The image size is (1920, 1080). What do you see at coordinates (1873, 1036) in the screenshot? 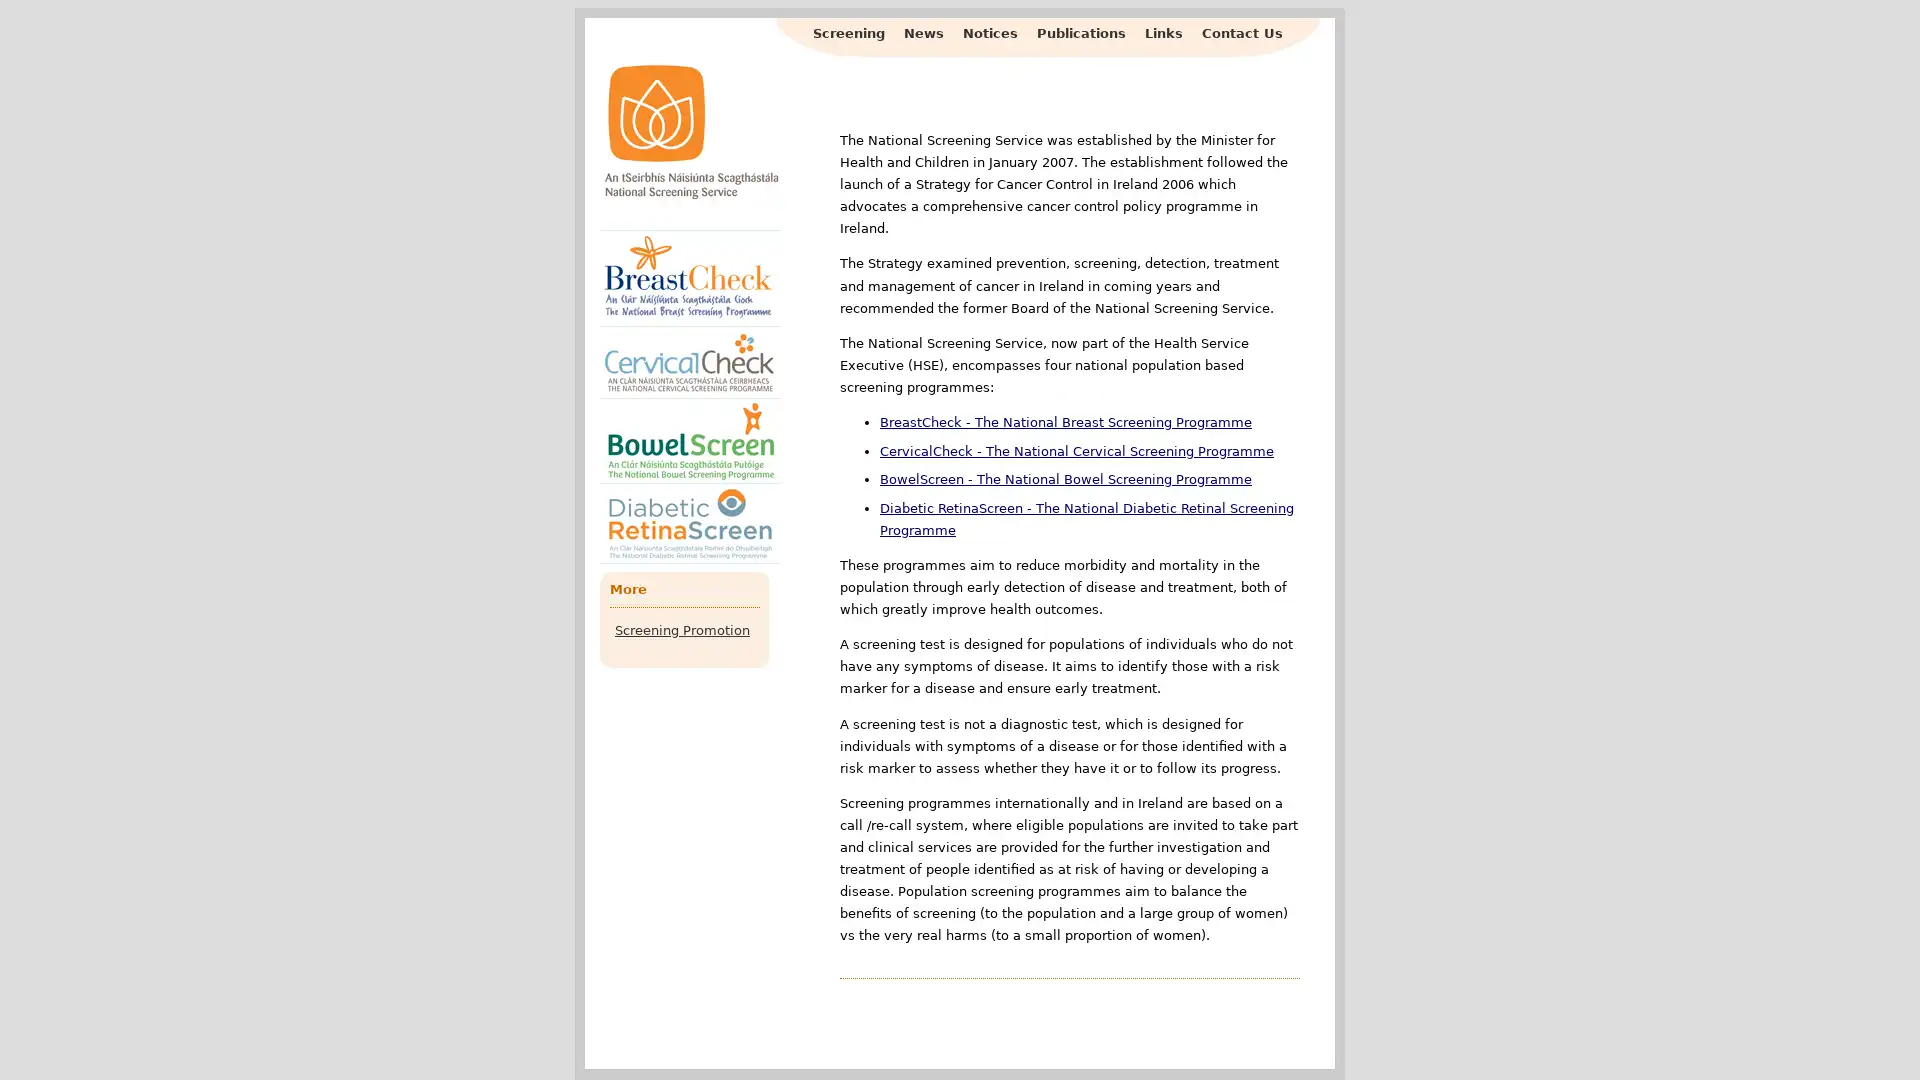
I see `Close` at bounding box center [1873, 1036].